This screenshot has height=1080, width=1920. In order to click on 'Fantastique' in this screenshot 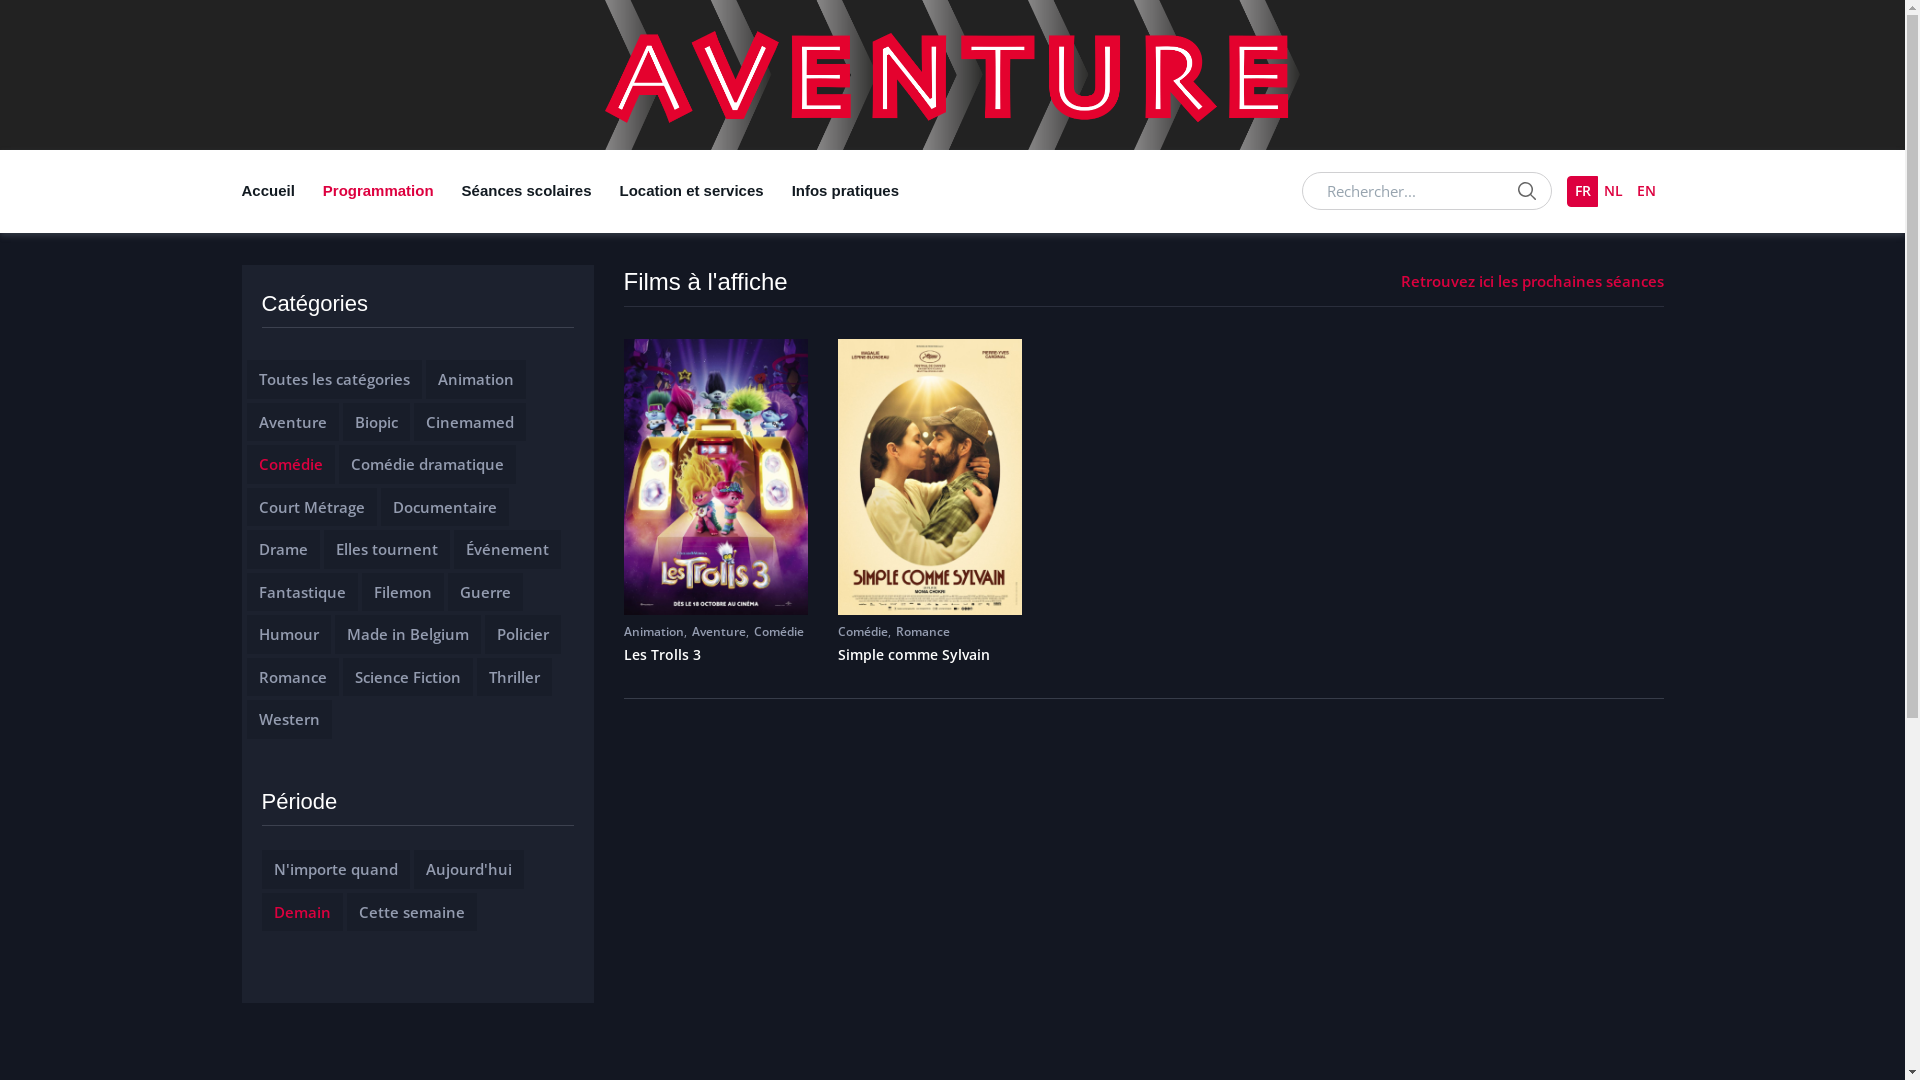, I will do `click(300, 590)`.